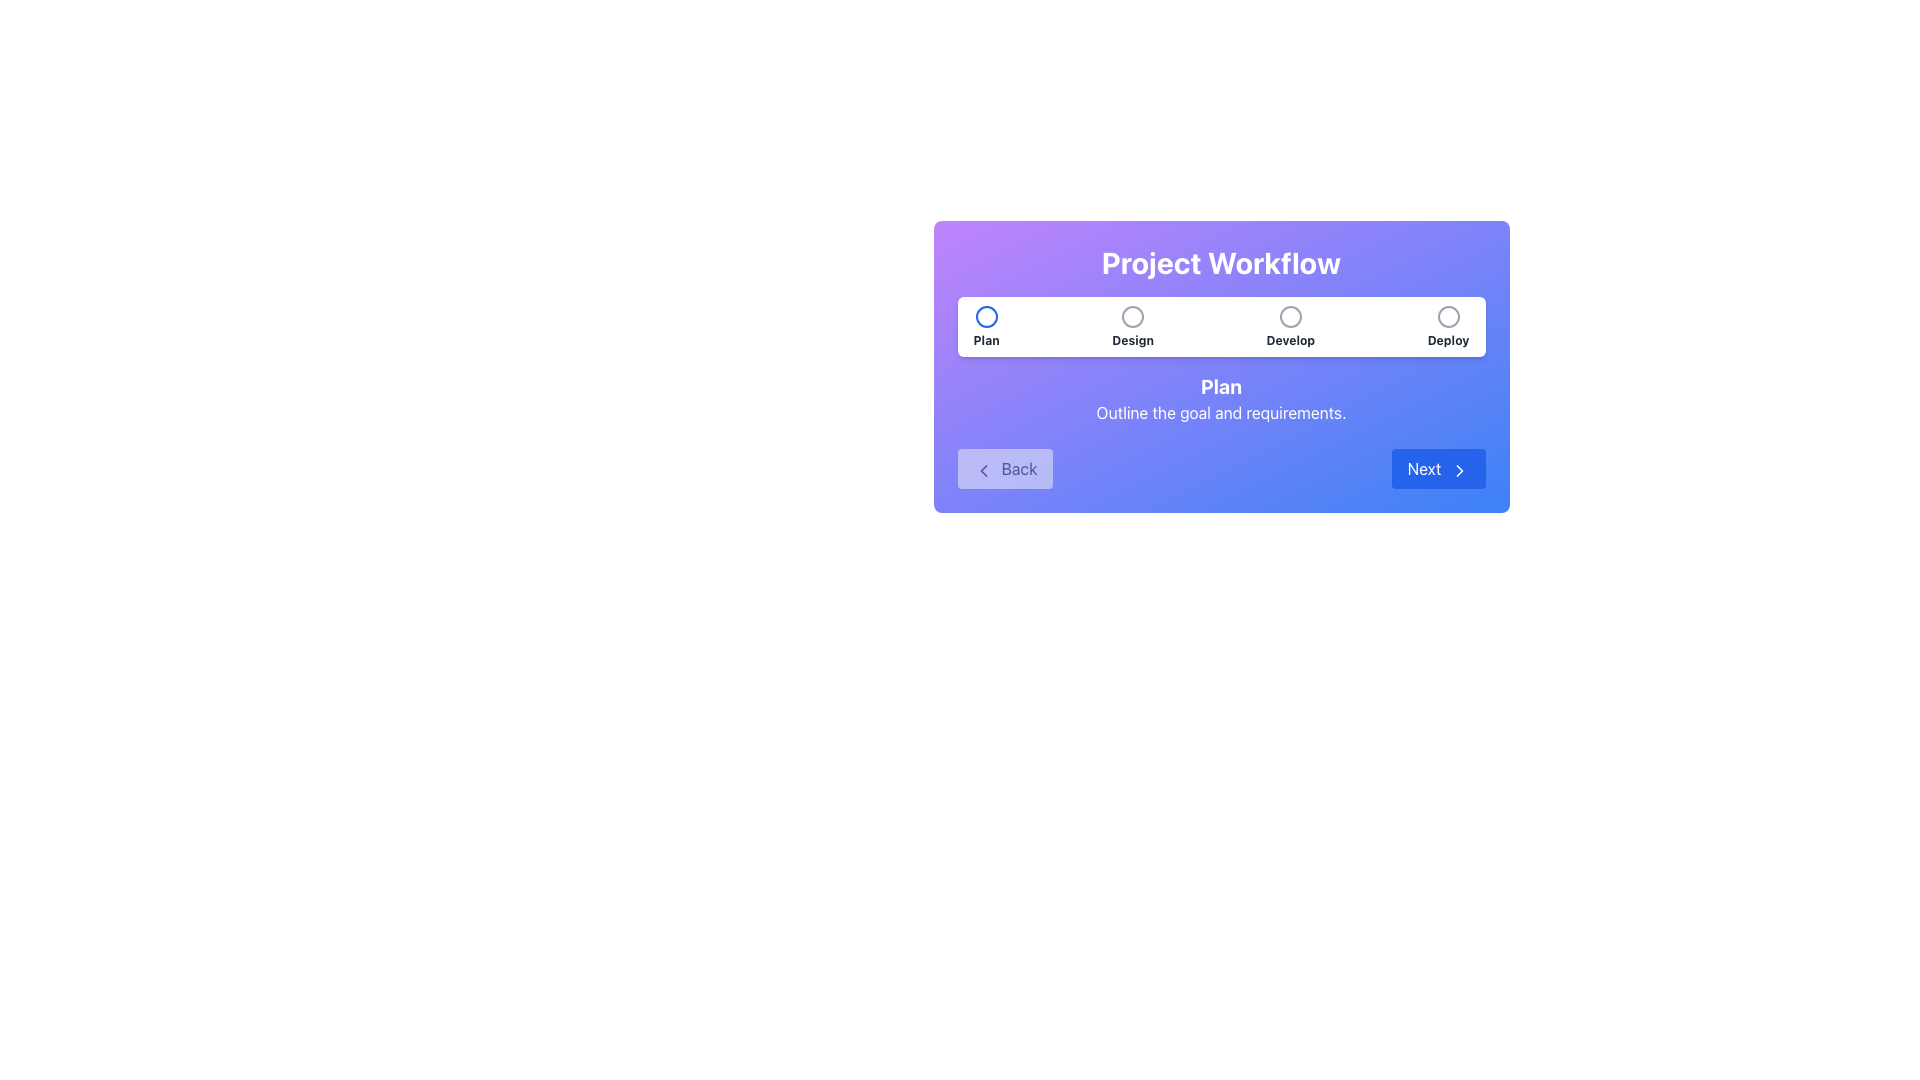 The image size is (1920, 1080). I want to click on the Circle SVG element that indicates the 'Develop' stage in the workflow of the step-based navigation interface, so click(1290, 315).